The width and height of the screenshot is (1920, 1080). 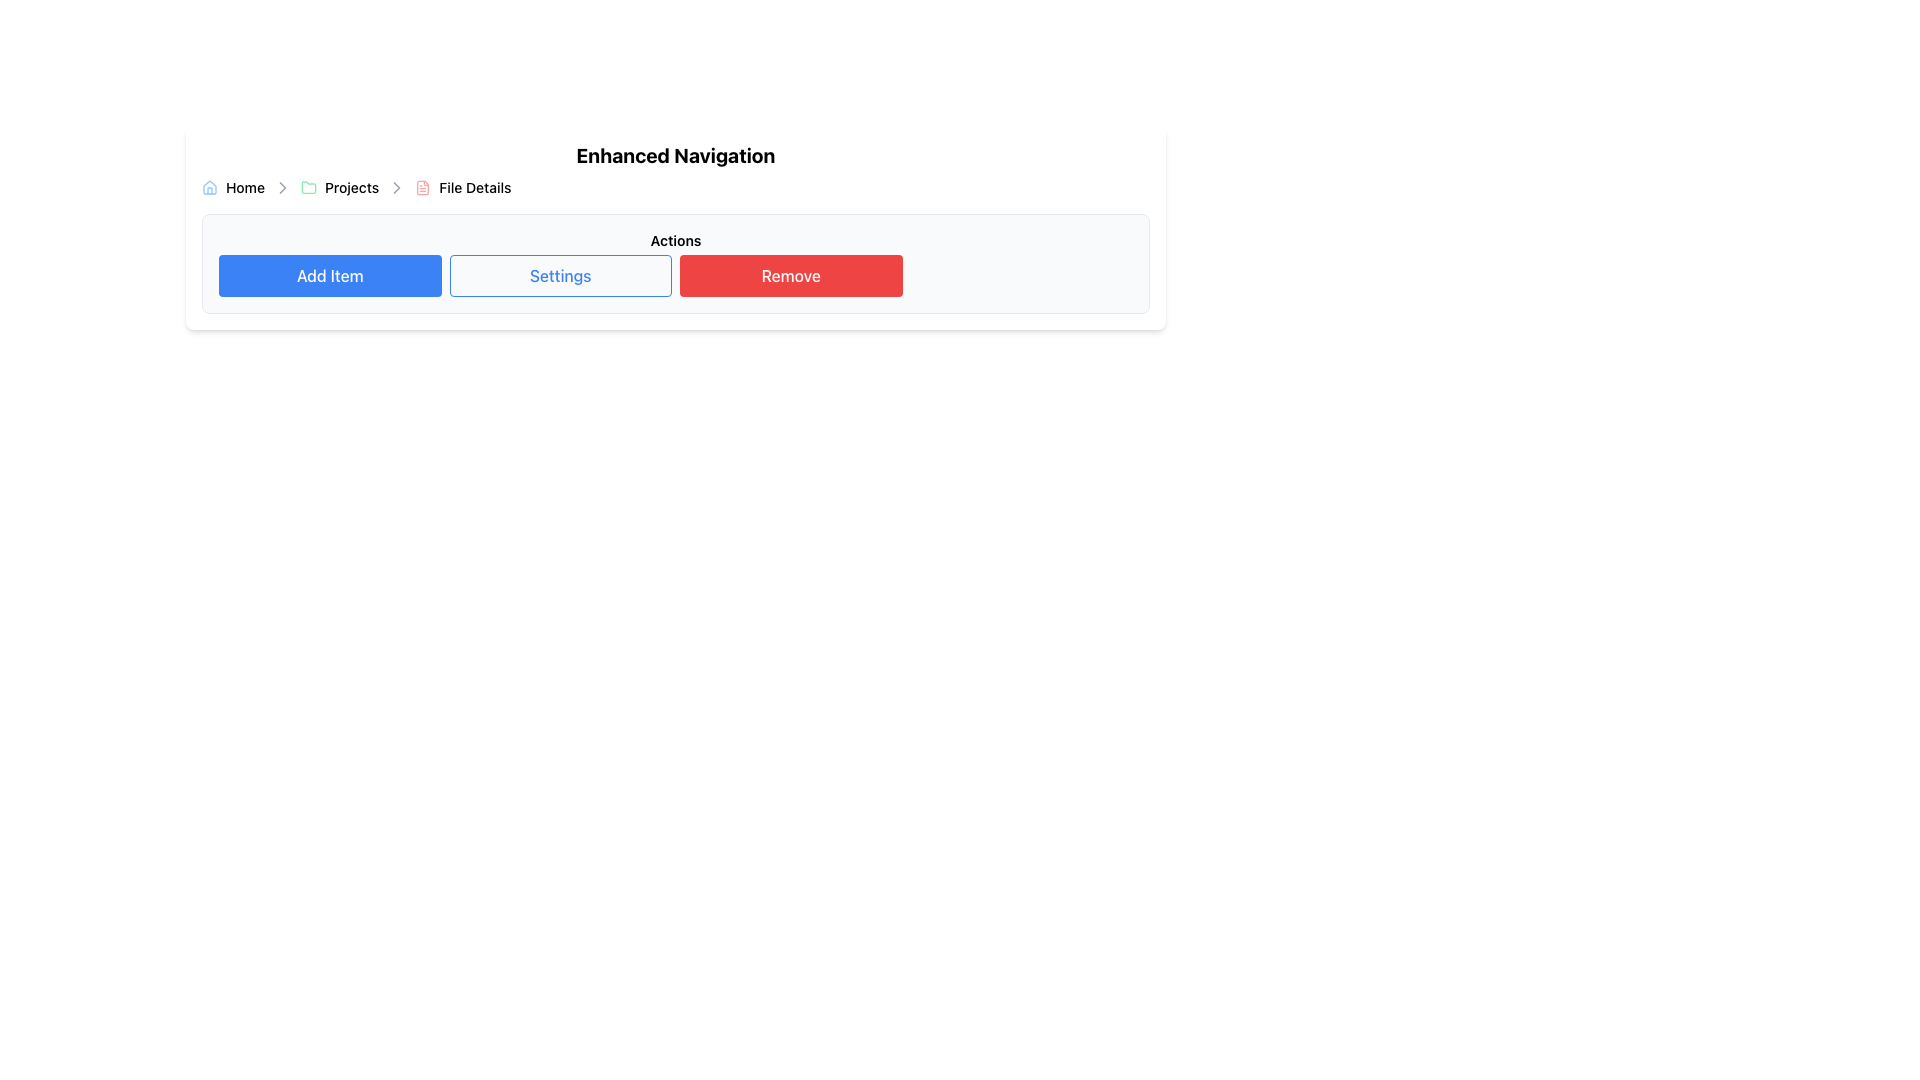 I want to click on the blue 'Add Item' button with white text, which is the first button in a row of three buttons, so click(x=330, y=276).